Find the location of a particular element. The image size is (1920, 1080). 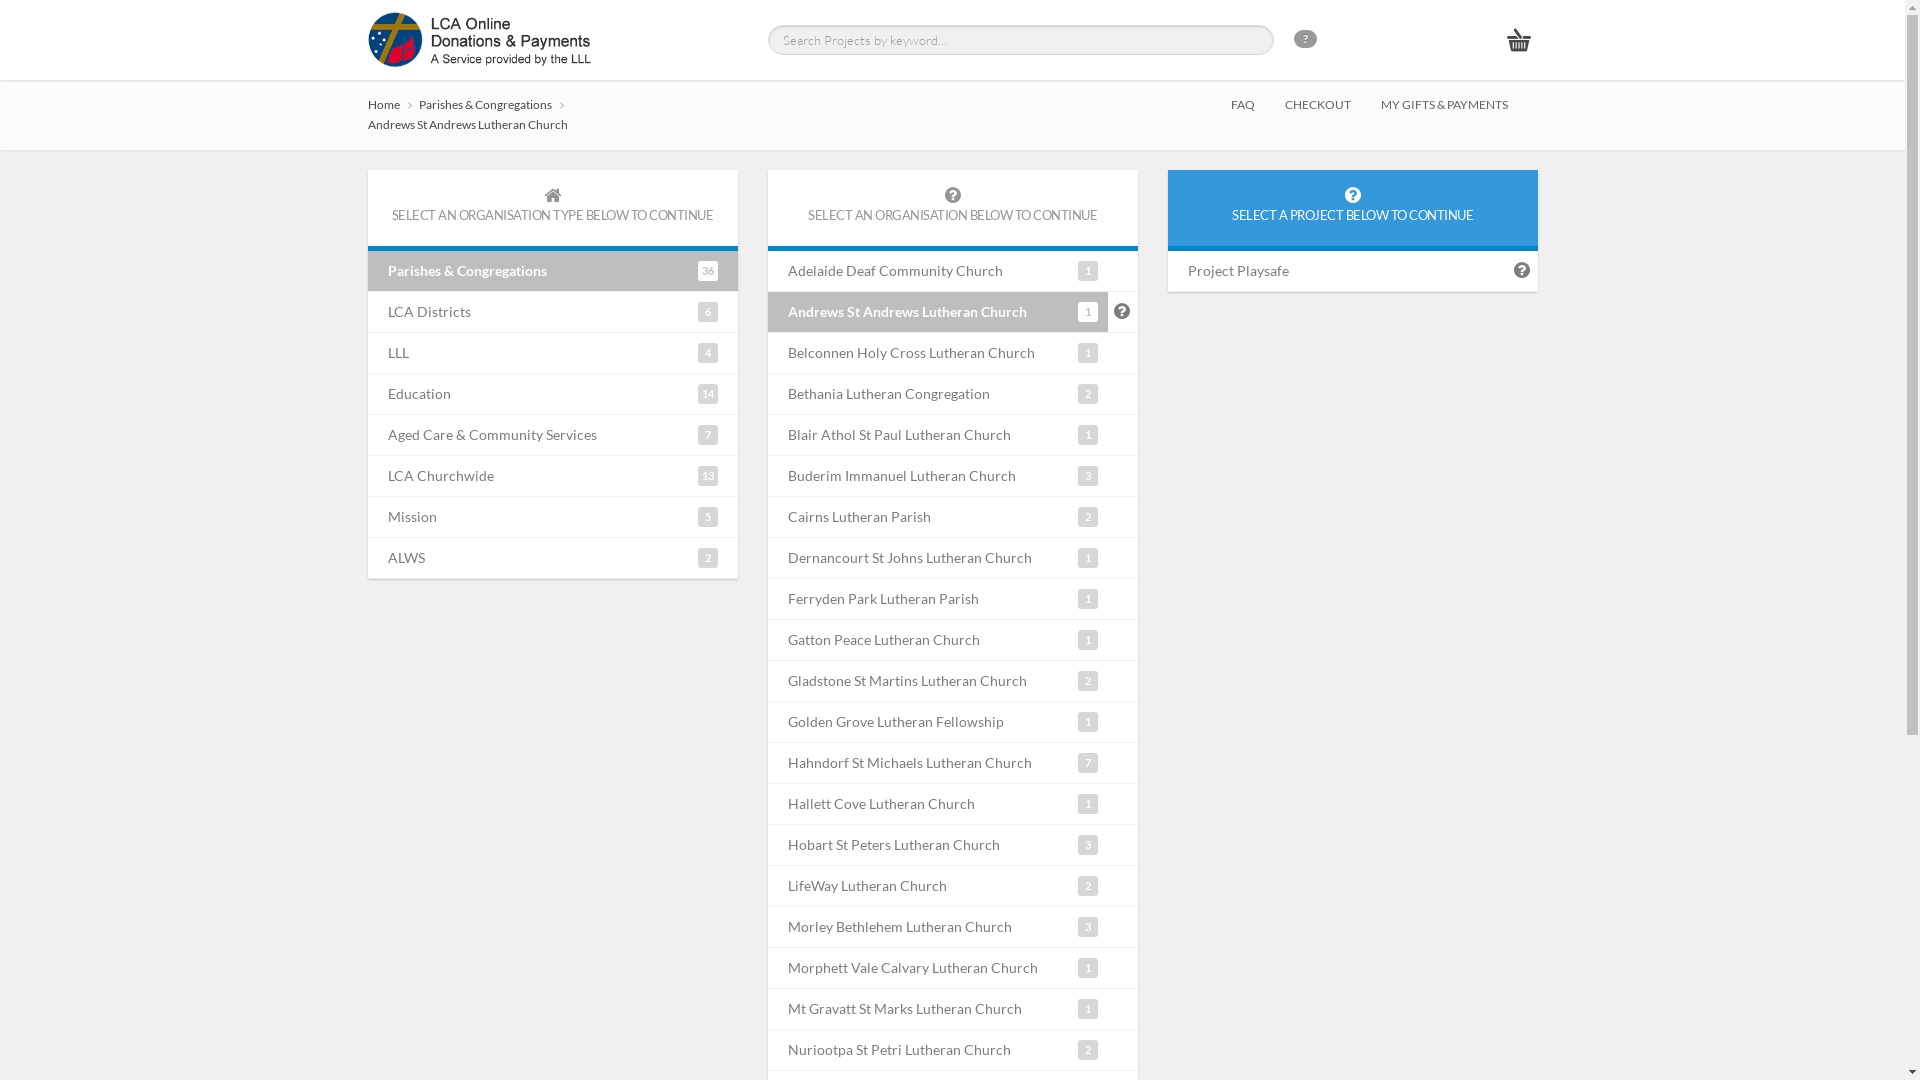

'7 is located at coordinates (552, 434).